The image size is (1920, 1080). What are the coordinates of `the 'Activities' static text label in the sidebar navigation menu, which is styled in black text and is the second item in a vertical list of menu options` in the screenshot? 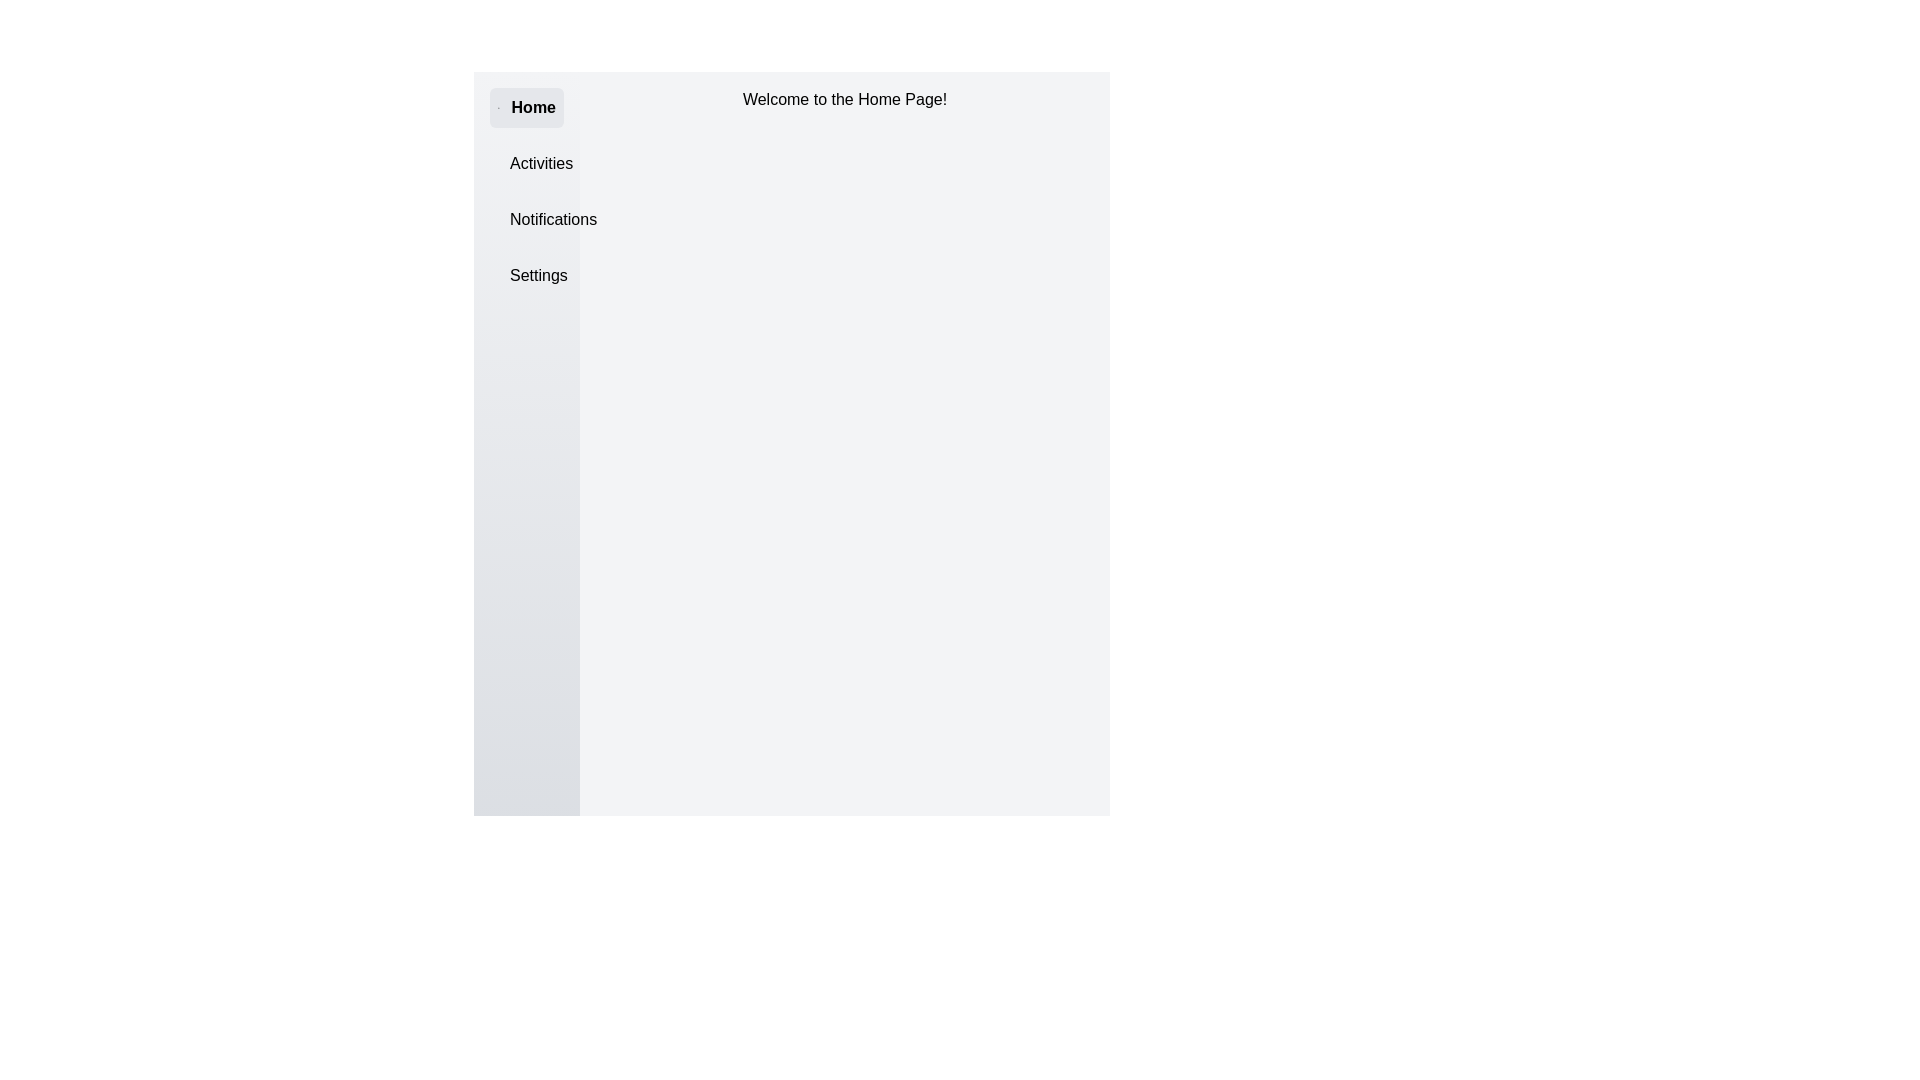 It's located at (541, 163).